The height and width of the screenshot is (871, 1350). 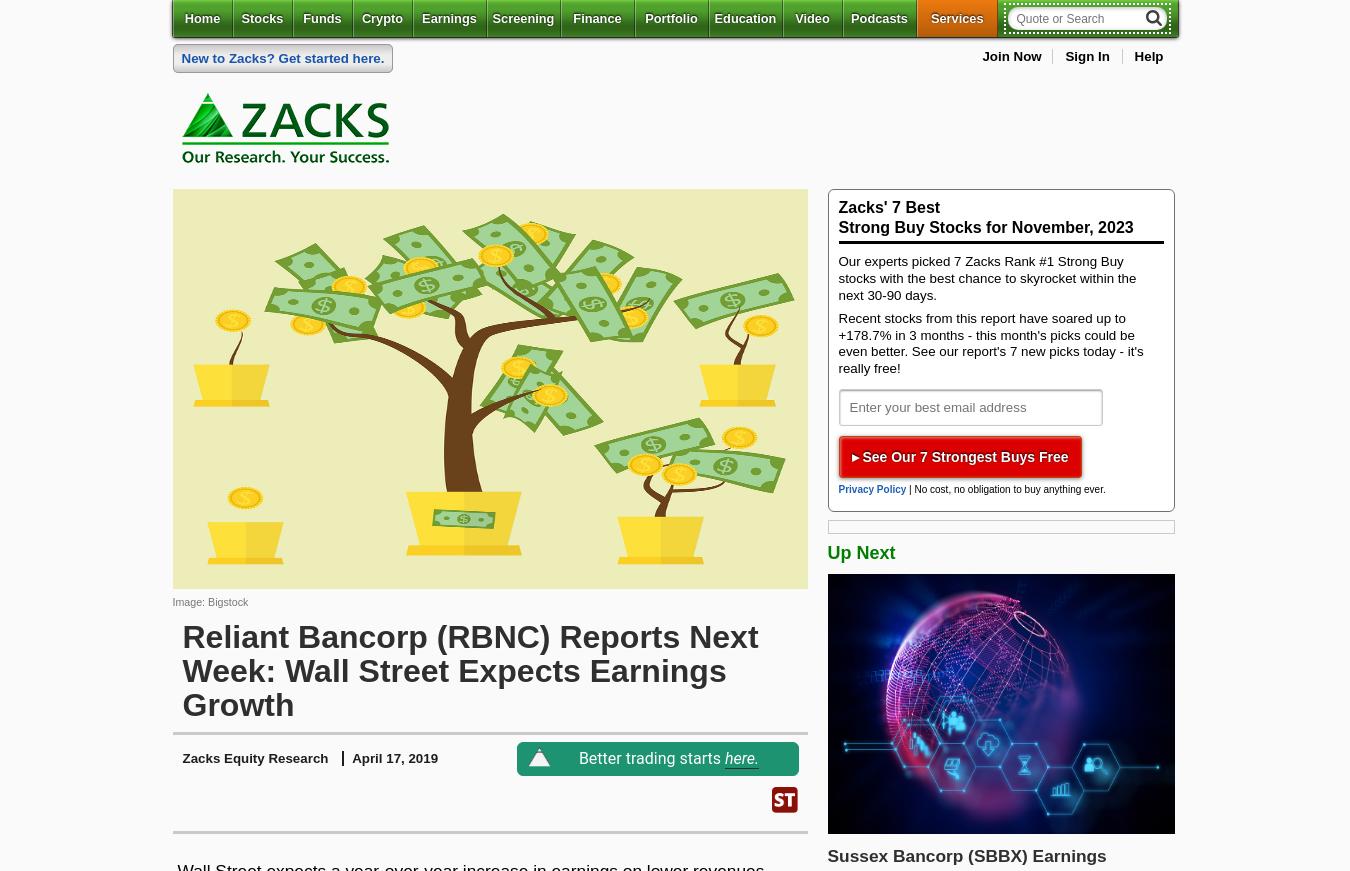 I want to click on 'Up Next', so click(x=861, y=552).